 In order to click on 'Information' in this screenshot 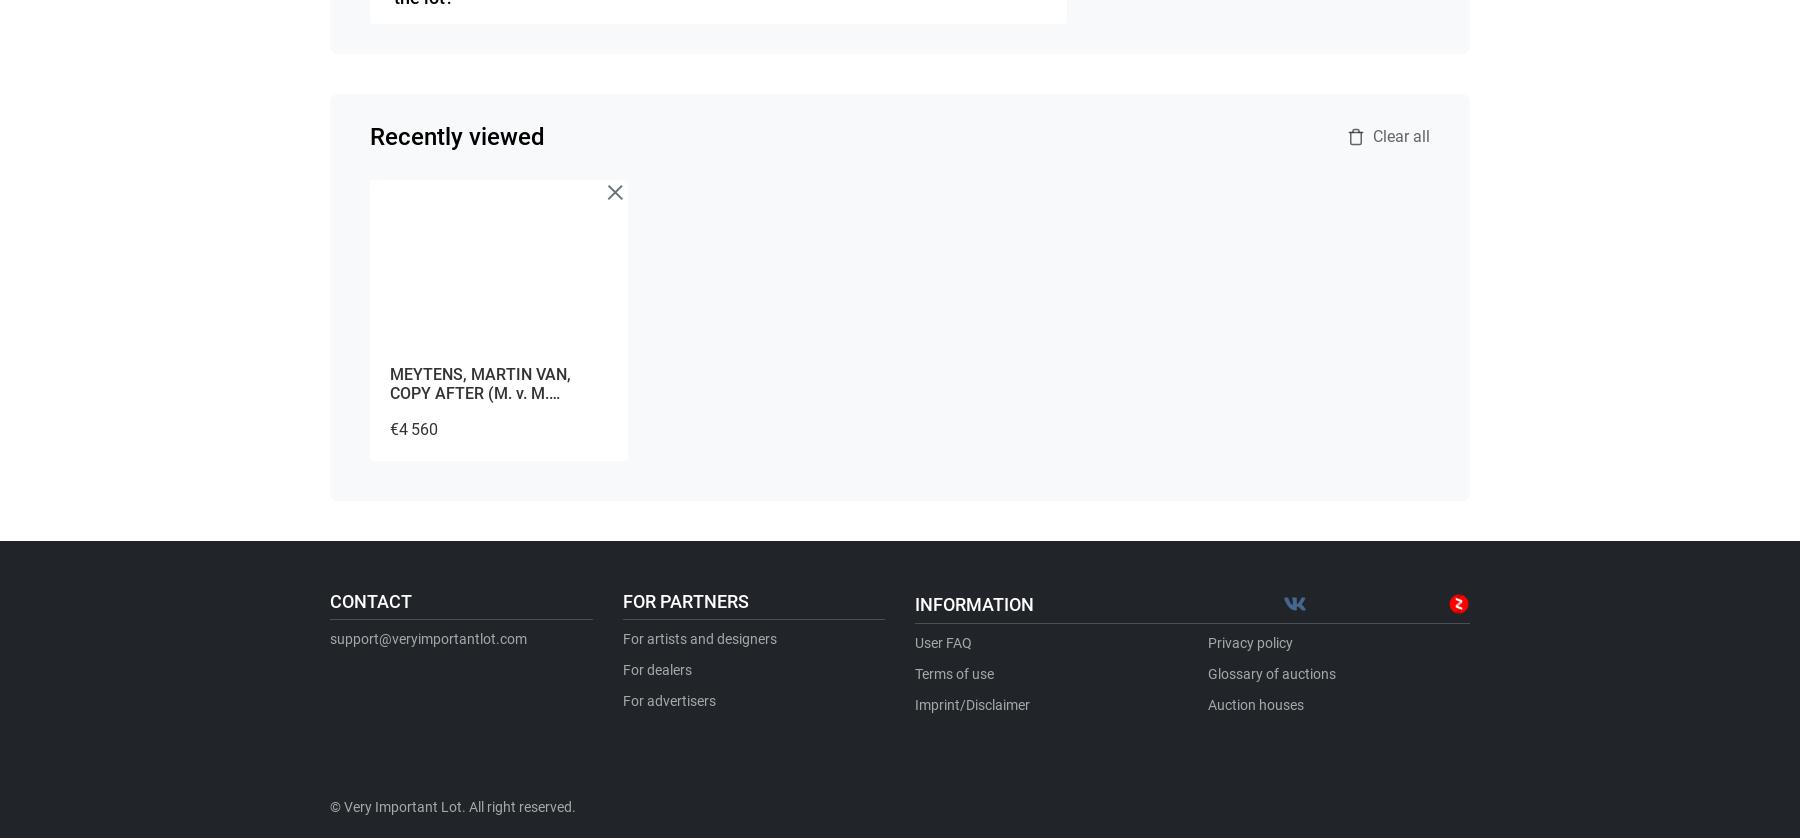, I will do `click(973, 603)`.